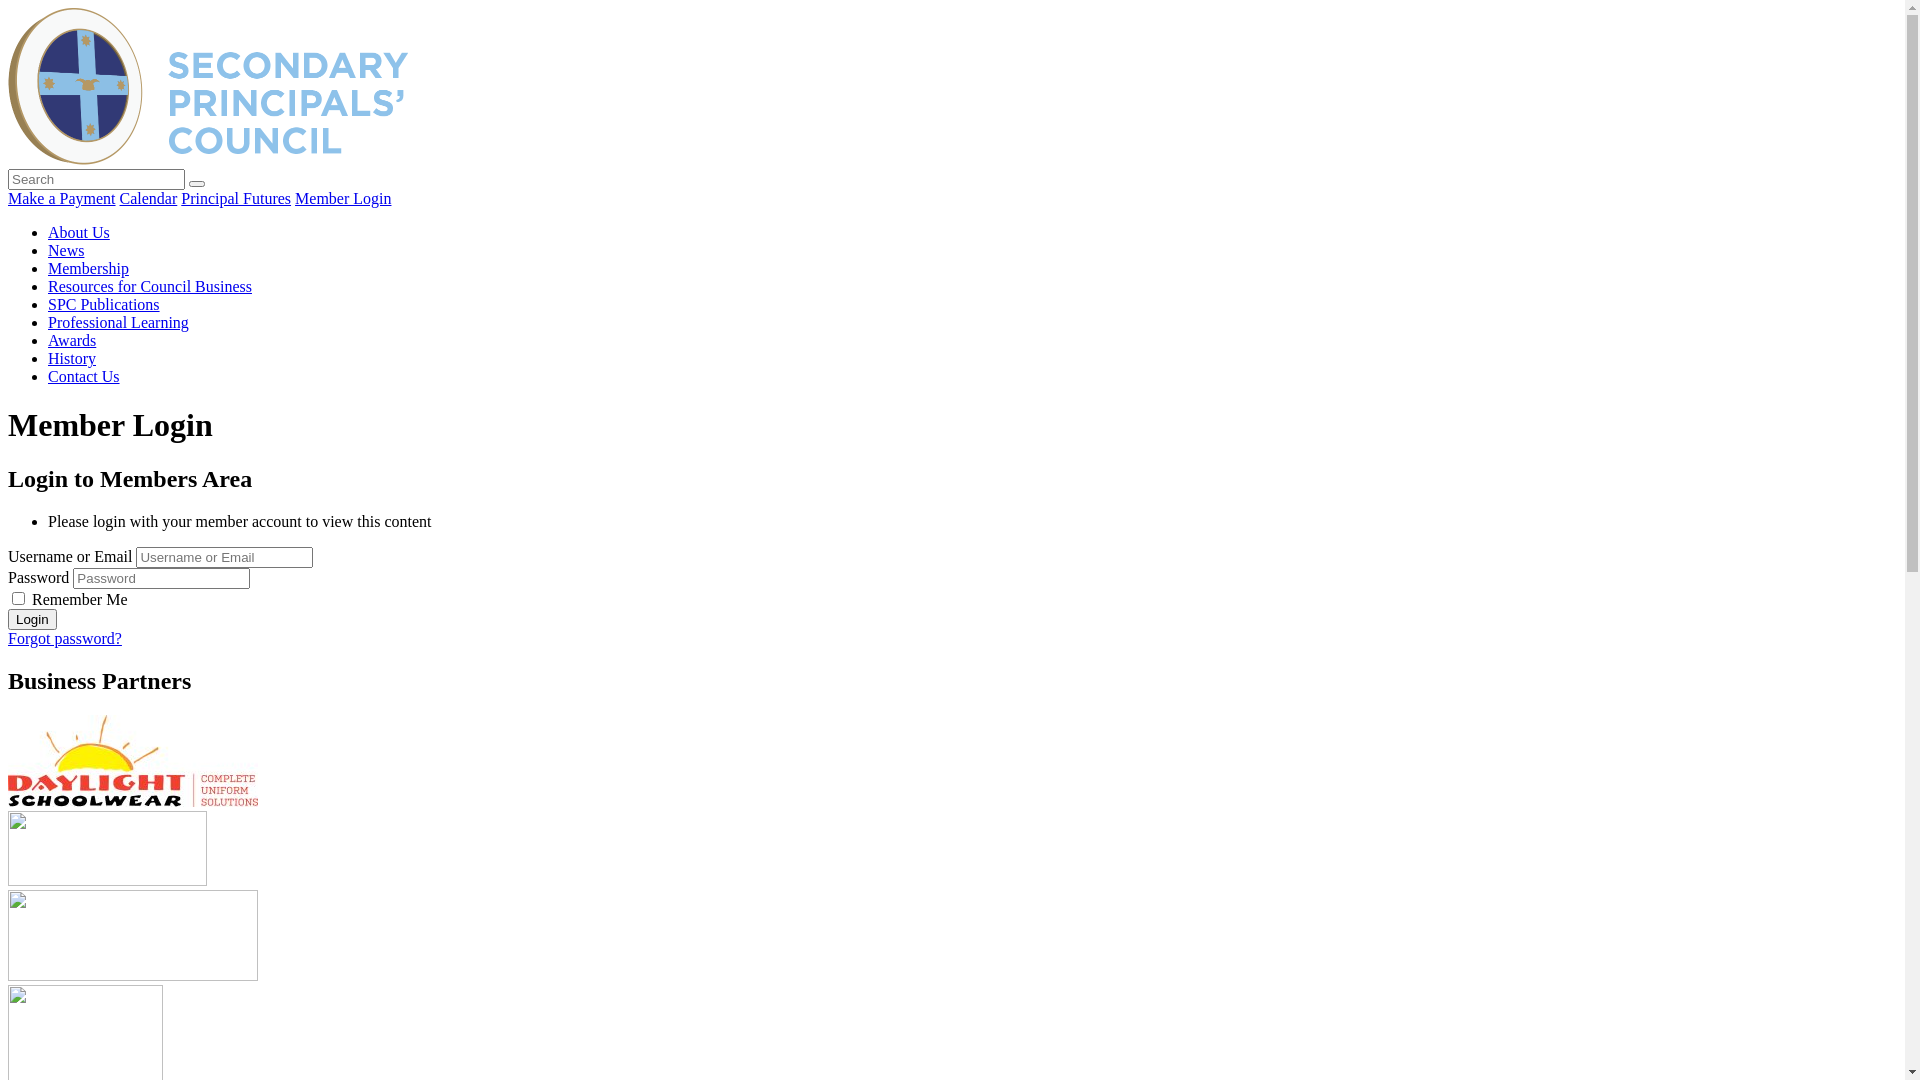 Image resolution: width=1920 pixels, height=1080 pixels. Describe the element at coordinates (48, 339) in the screenshot. I see `'Awards'` at that location.